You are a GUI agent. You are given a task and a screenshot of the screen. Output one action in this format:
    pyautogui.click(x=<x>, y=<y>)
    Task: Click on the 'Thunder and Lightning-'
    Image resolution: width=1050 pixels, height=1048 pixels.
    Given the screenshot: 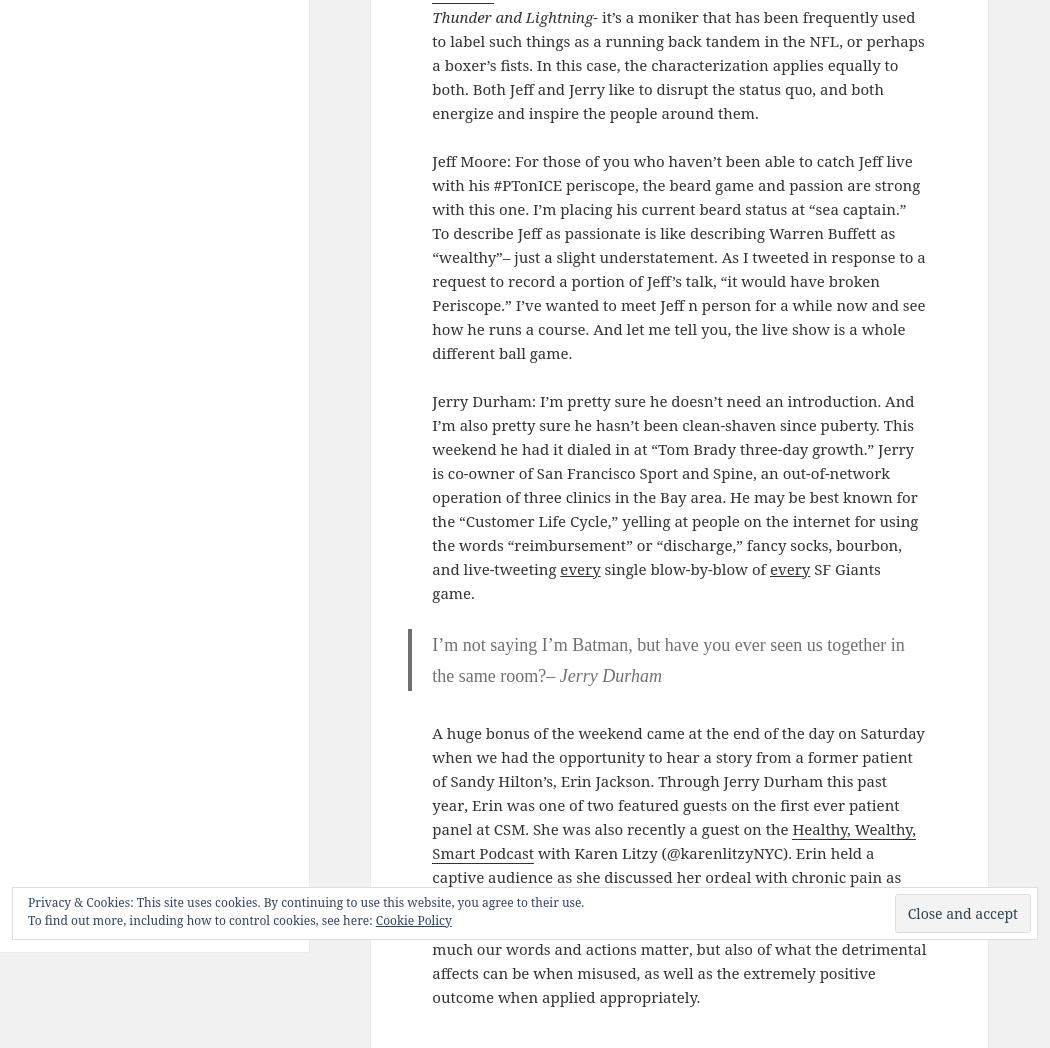 What is the action you would take?
    pyautogui.click(x=514, y=15)
    